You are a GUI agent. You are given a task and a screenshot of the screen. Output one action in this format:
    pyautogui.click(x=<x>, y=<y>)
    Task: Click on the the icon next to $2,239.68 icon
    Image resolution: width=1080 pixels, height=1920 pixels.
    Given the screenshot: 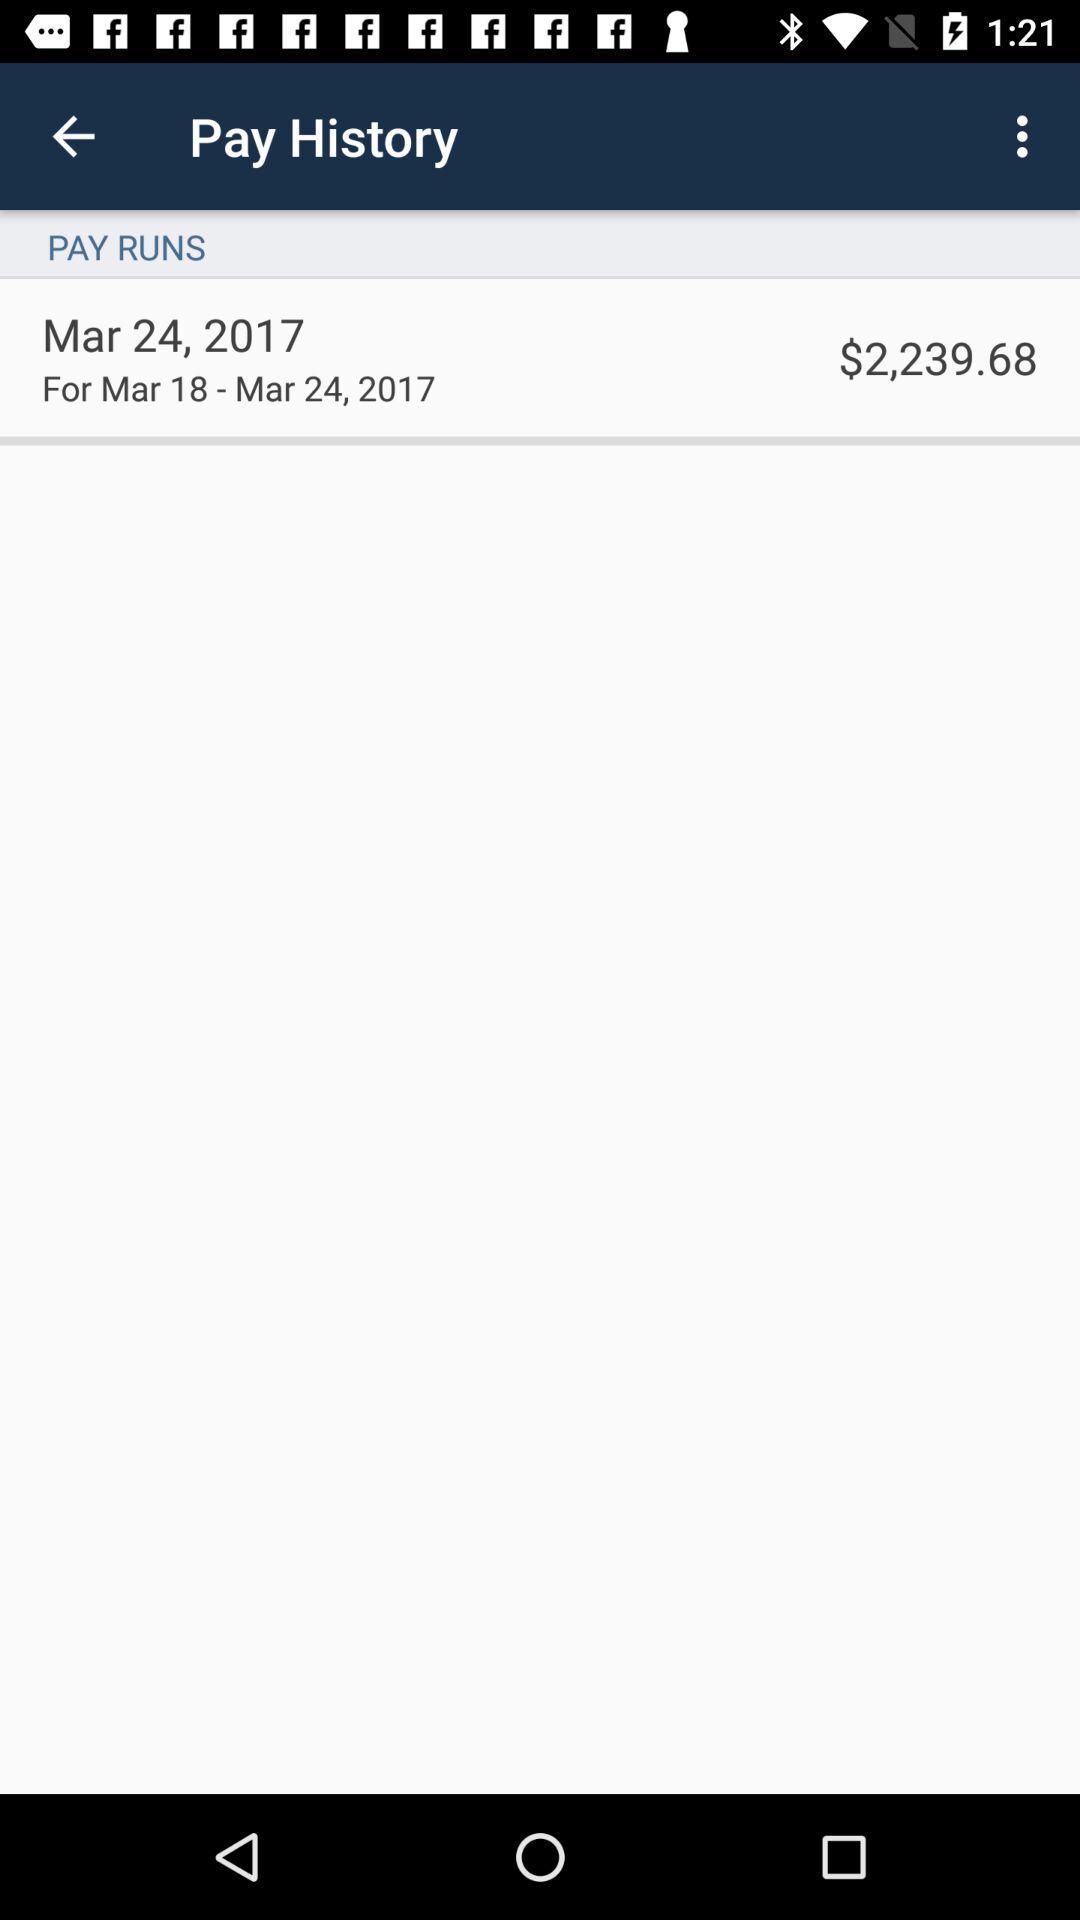 What is the action you would take?
    pyautogui.click(x=237, y=387)
    